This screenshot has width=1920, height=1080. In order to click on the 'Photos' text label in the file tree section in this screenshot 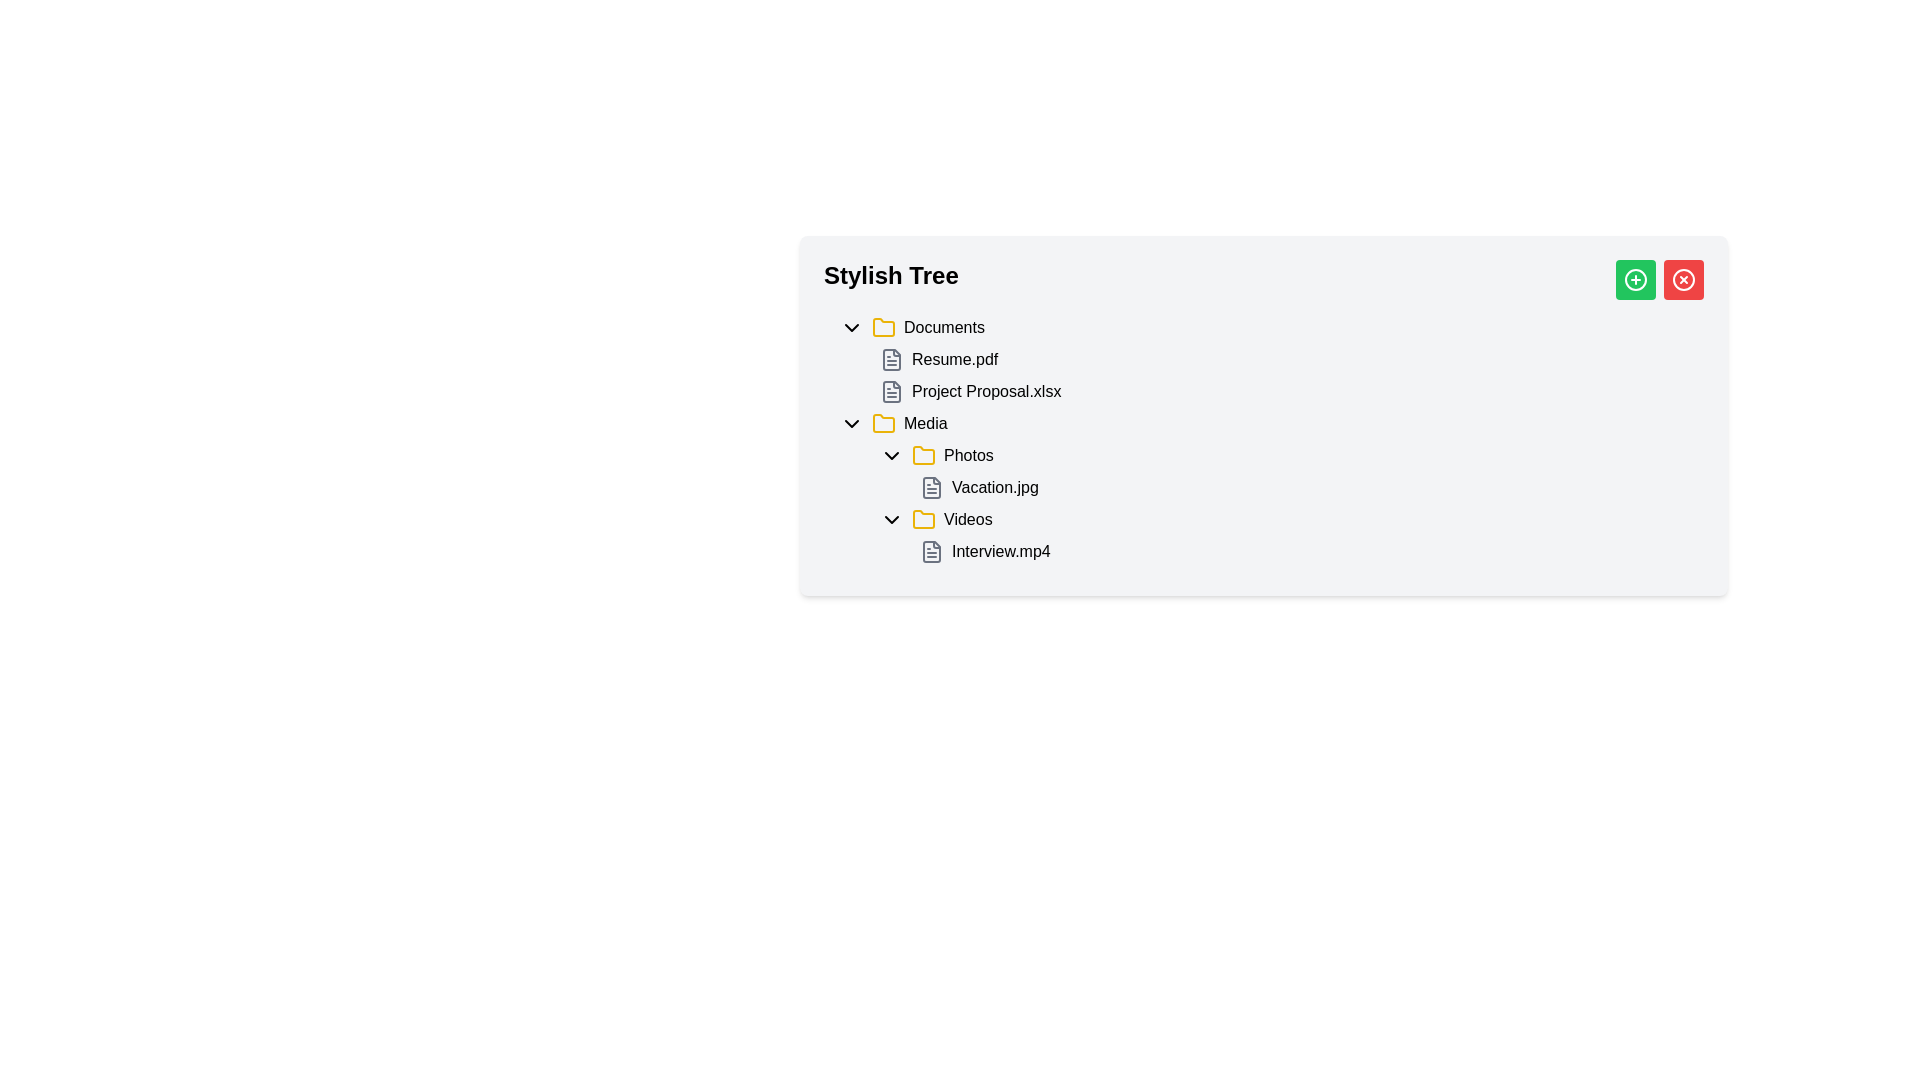, I will do `click(968, 455)`.